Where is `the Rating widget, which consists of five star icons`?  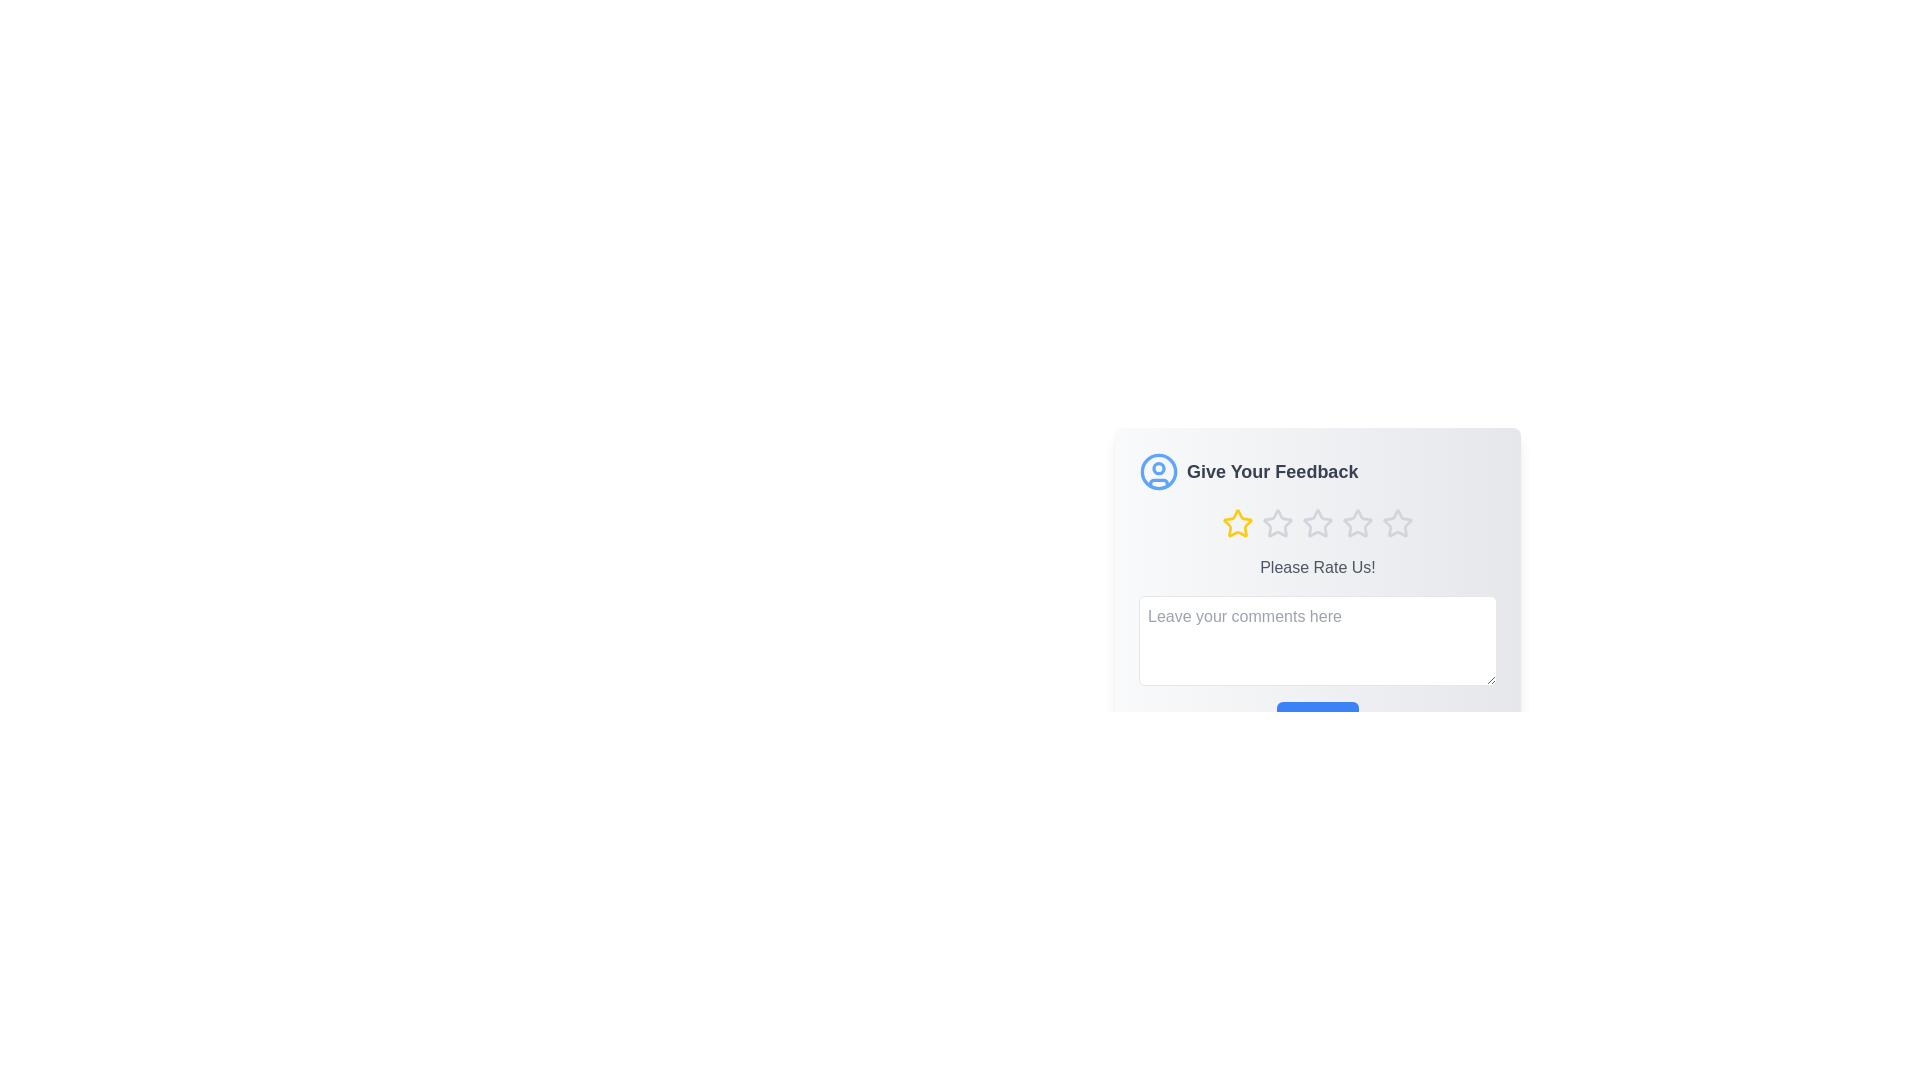
the Rating widget, which consists of five star icons is located at coordinates (1318, 523).